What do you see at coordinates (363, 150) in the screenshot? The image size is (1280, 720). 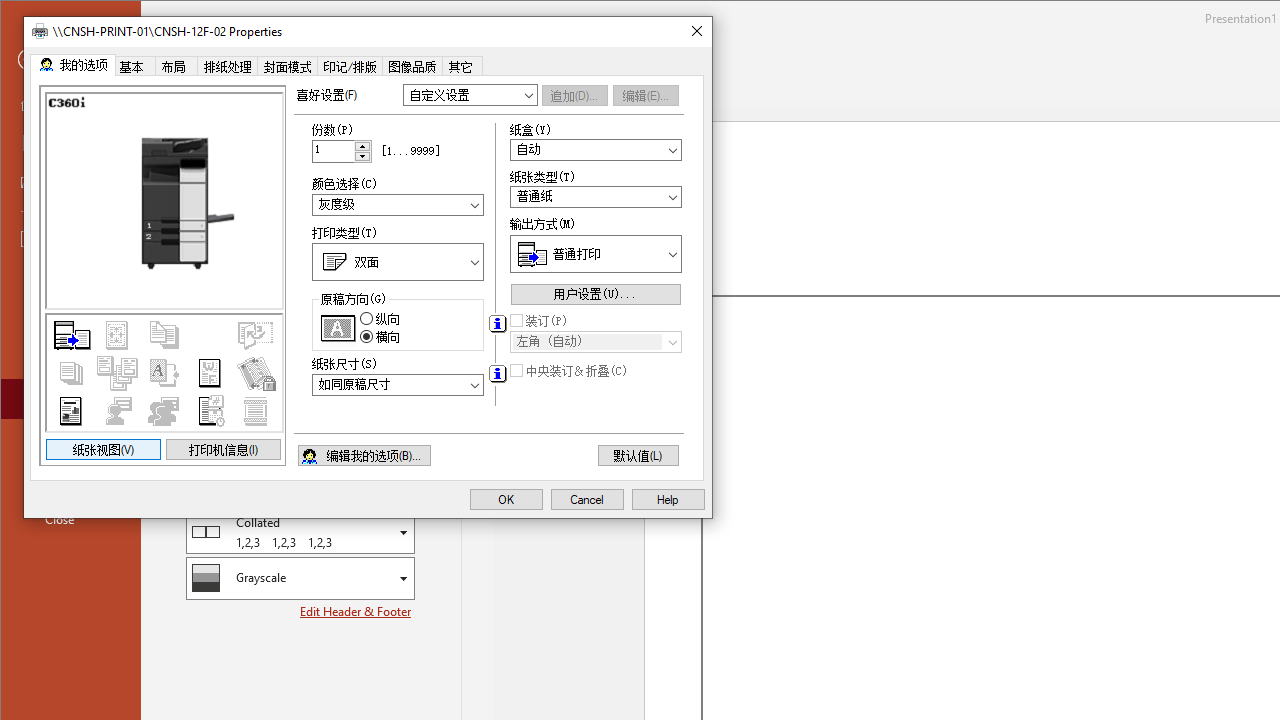 I see `'AutomationID: 1012'` at bounding box center [363, 150].